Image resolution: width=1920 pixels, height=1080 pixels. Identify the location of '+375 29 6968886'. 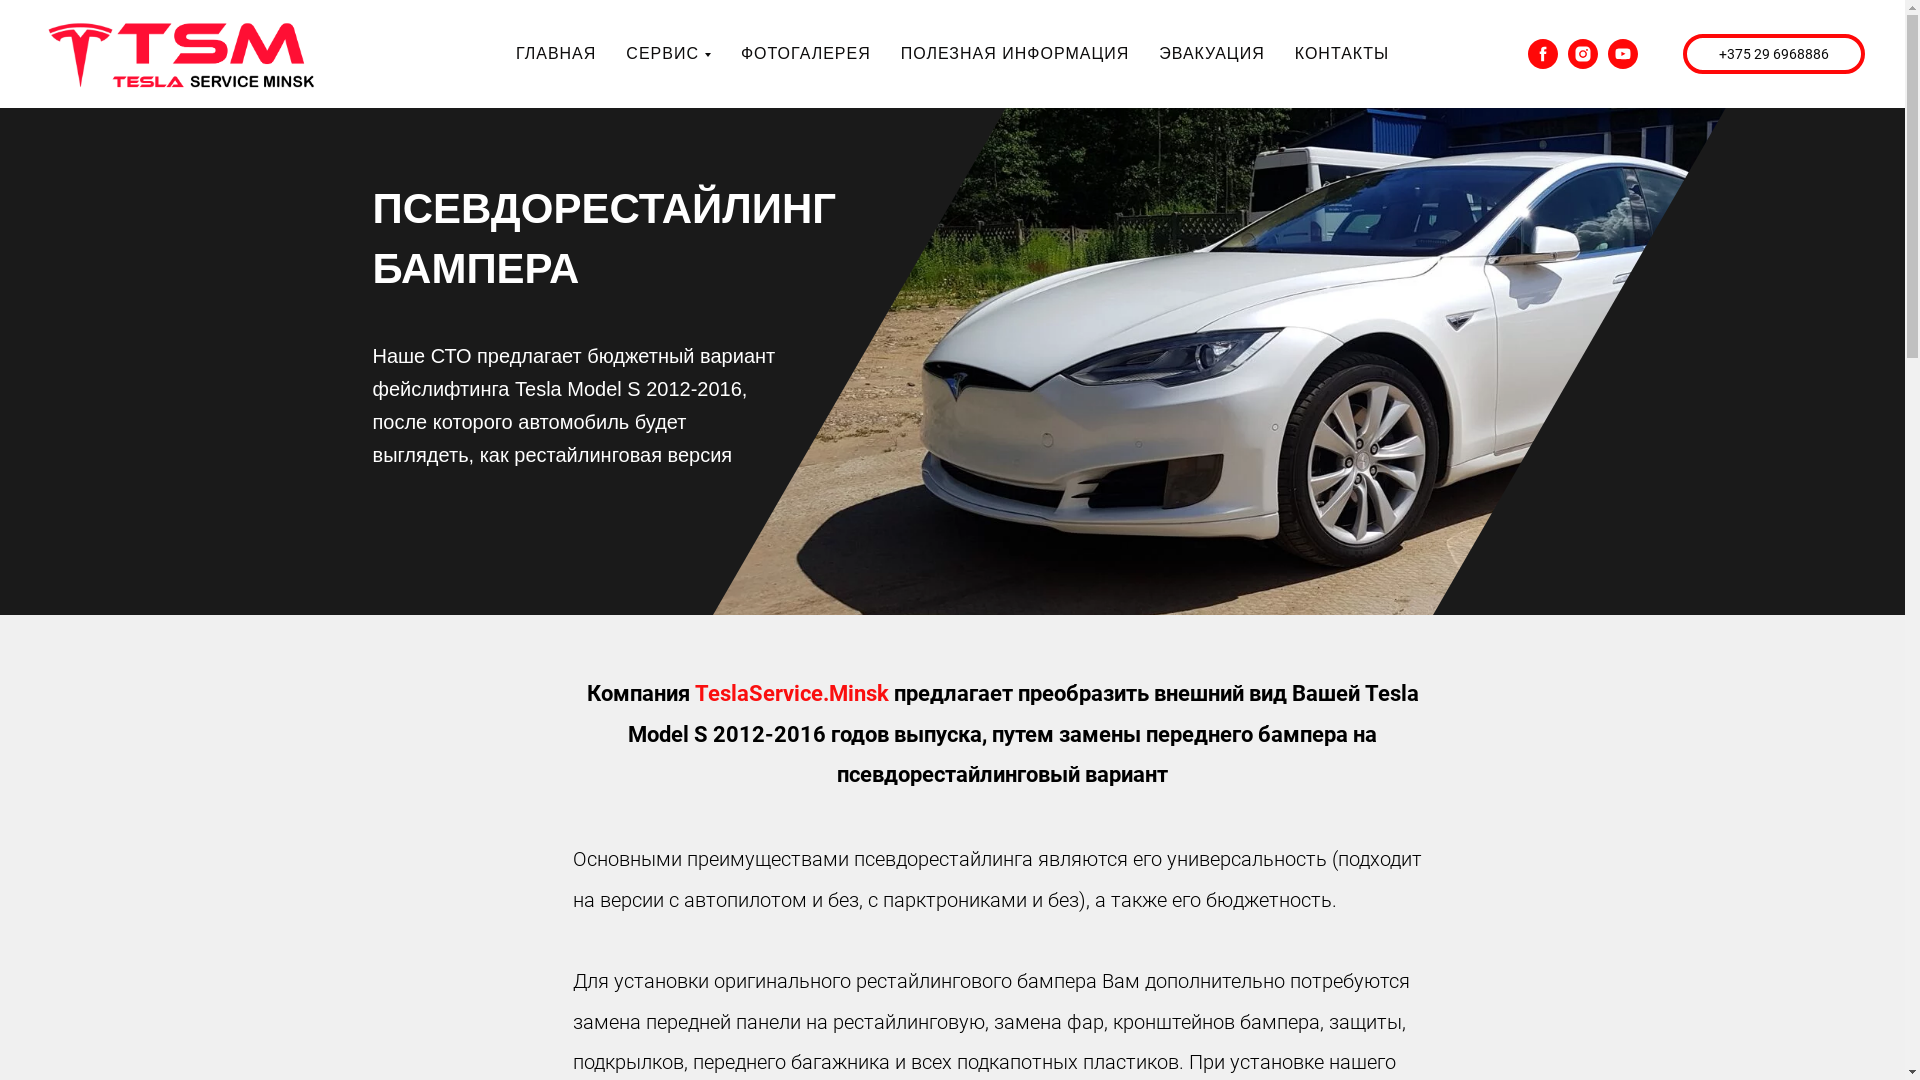
(1774, 53).